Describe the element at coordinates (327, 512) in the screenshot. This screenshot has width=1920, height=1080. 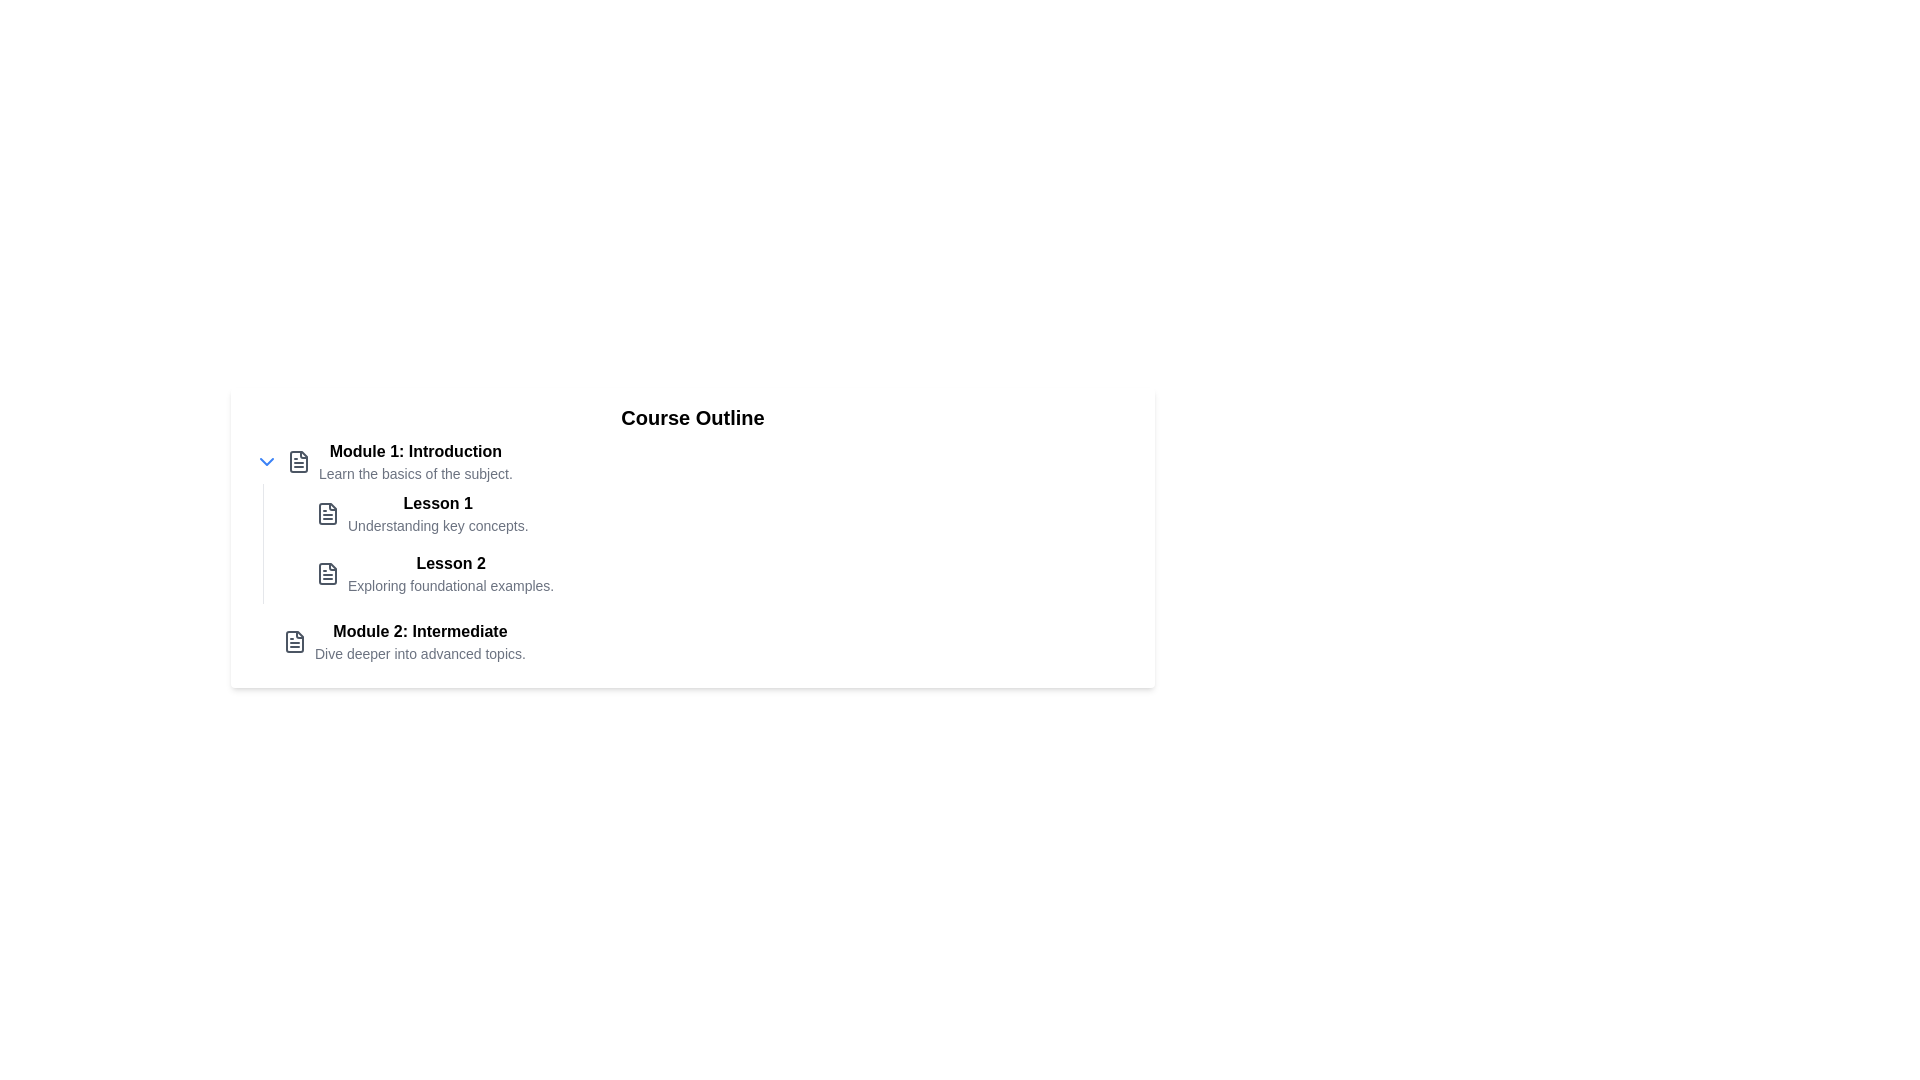
I see `the content associated with the document-shaped icon located in the middle-left of the user interface, near the 'Lesson 2' text` at that location.